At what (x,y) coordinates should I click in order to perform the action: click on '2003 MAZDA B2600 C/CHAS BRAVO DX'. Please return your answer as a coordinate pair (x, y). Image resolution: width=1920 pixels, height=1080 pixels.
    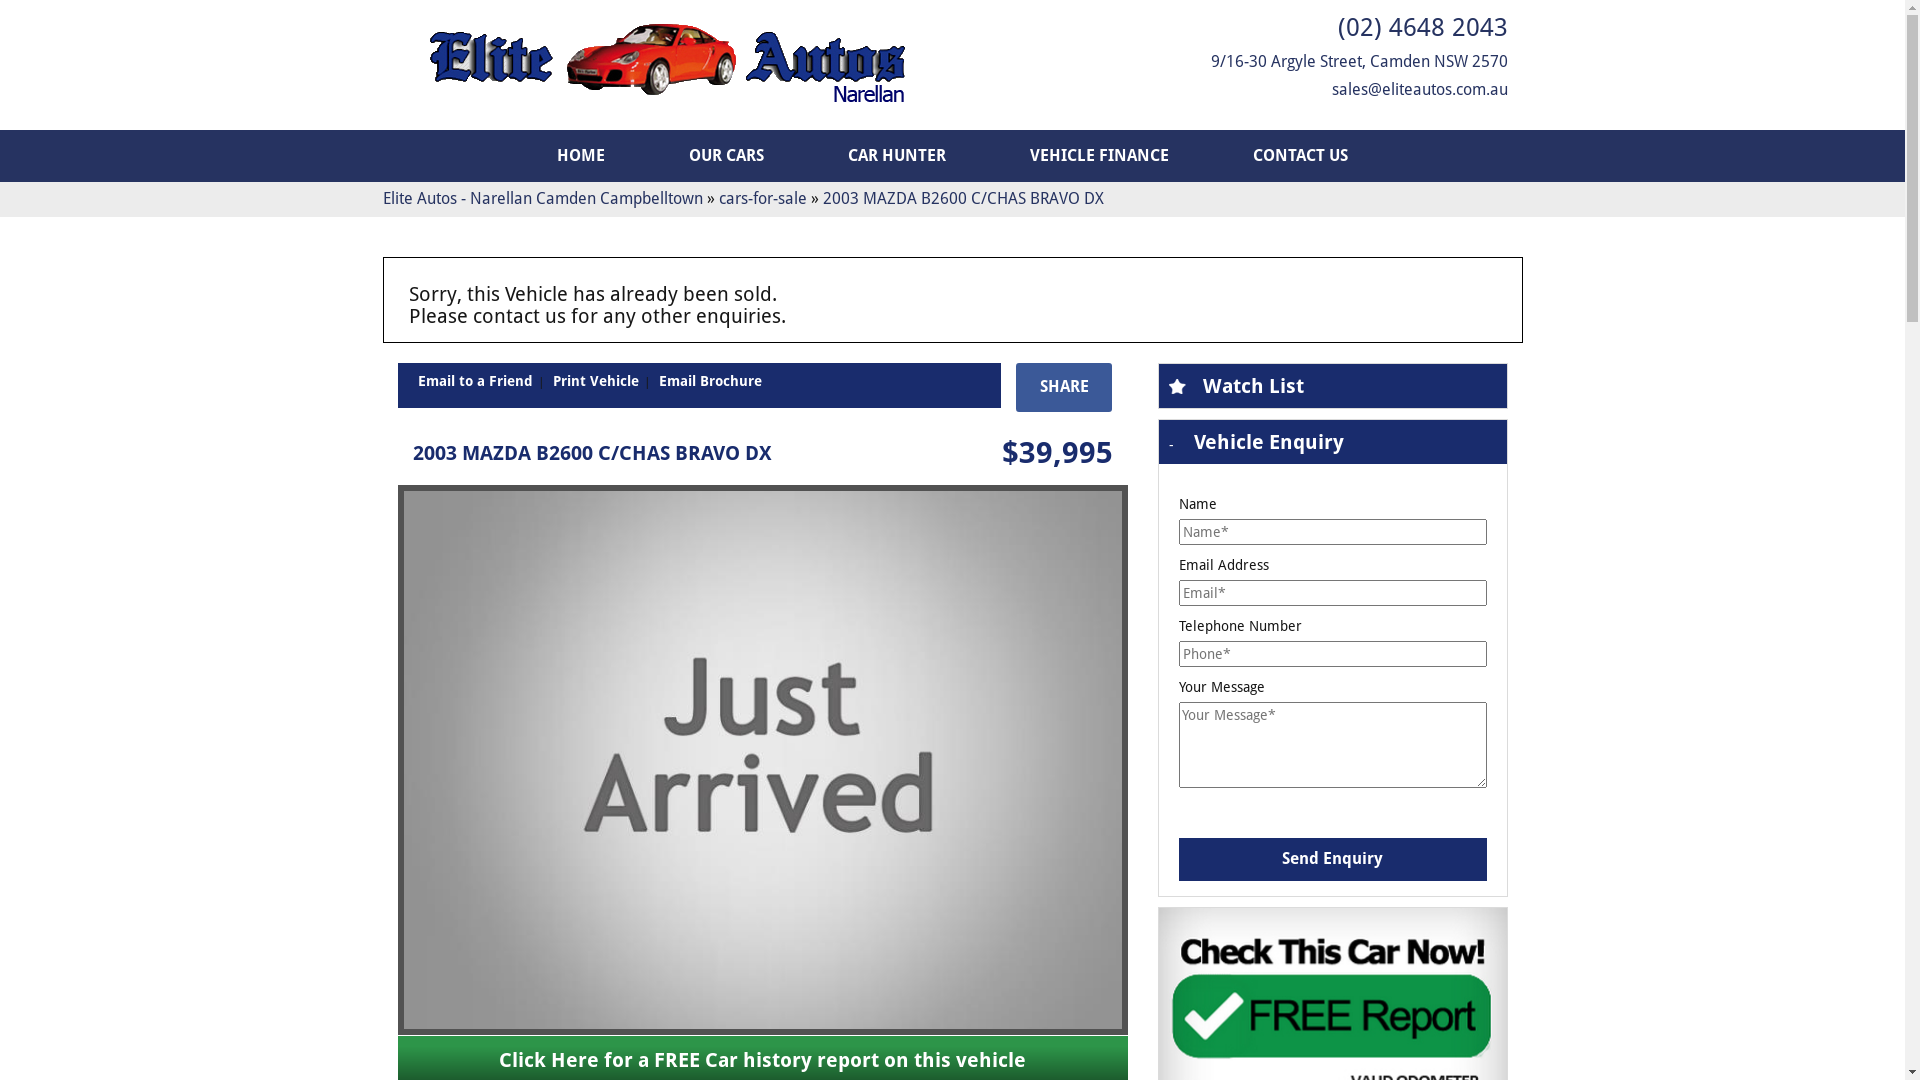
    Looking at the image, I should click on (962, 198).